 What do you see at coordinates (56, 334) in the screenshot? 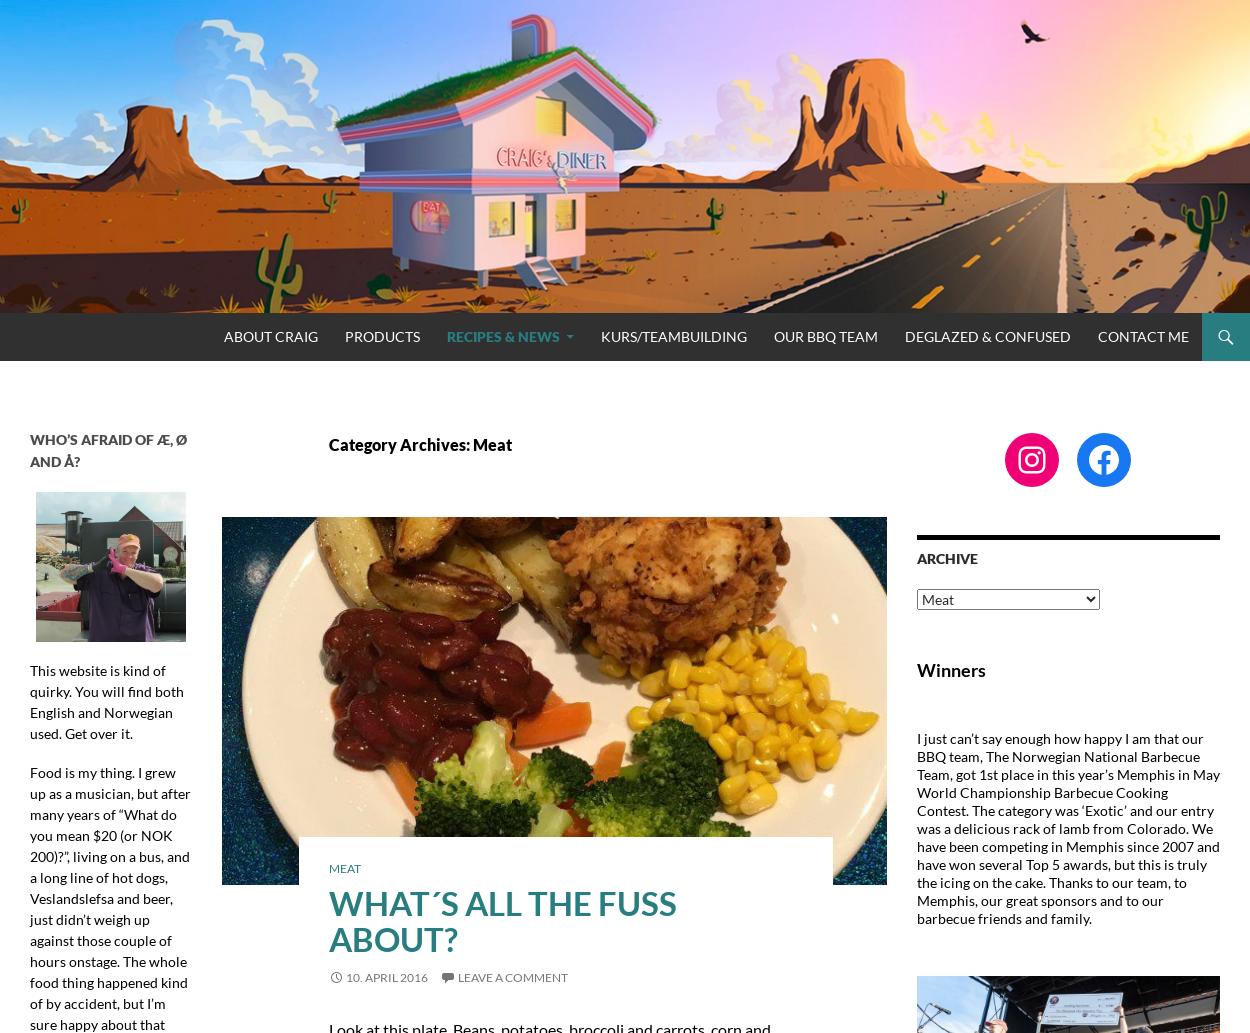
I see `'Craig.no'` at bounding box center [56, 334].